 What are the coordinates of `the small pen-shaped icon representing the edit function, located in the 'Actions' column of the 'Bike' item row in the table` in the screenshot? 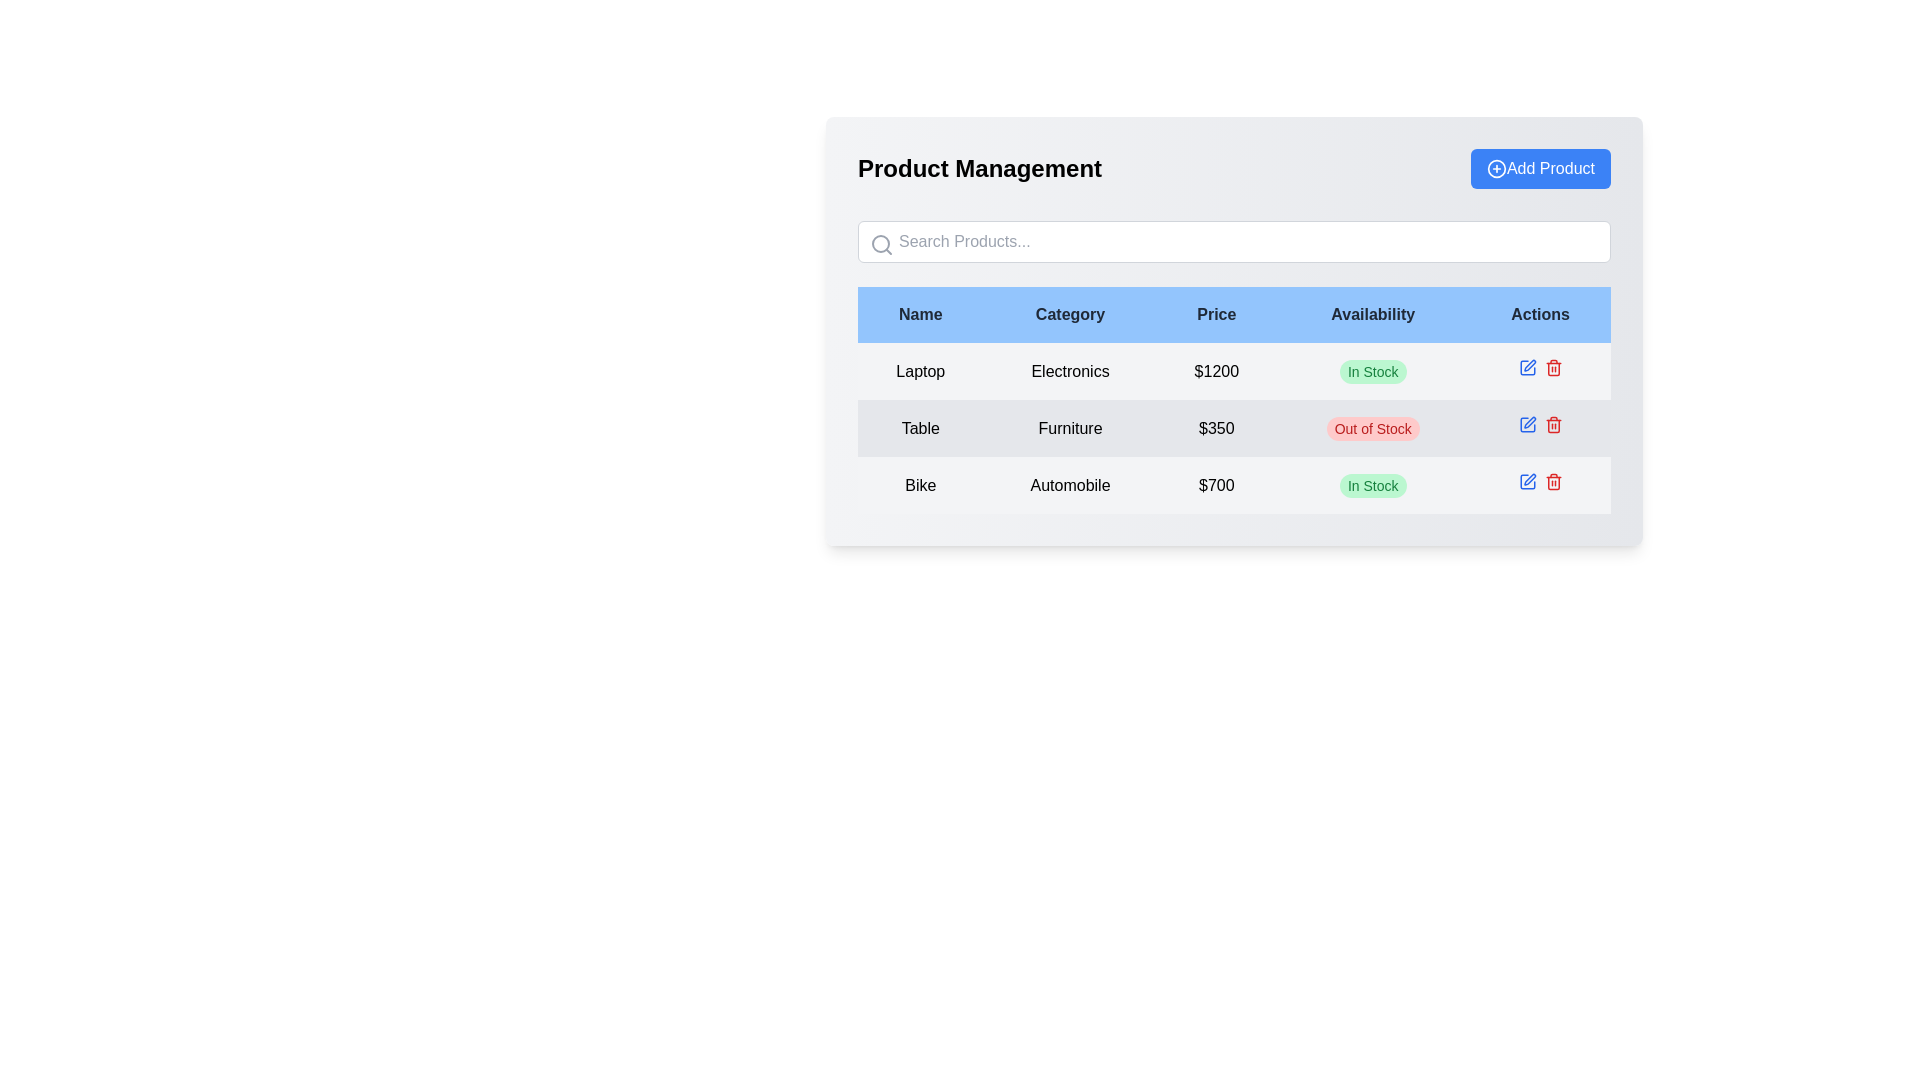 It's located at (1528, 479).